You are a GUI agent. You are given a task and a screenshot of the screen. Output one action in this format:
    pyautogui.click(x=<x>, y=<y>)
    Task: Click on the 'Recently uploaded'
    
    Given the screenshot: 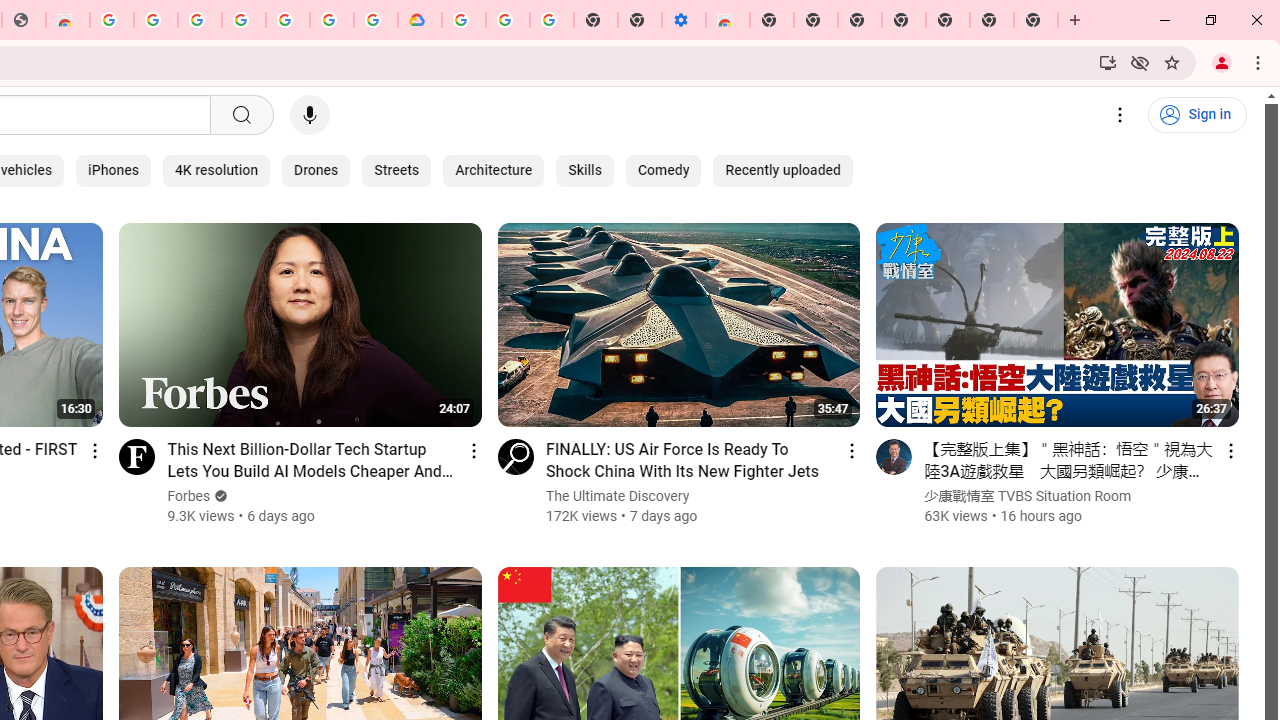 What is the action you would take?
    pyautogui.click(x=781, y=170)
    